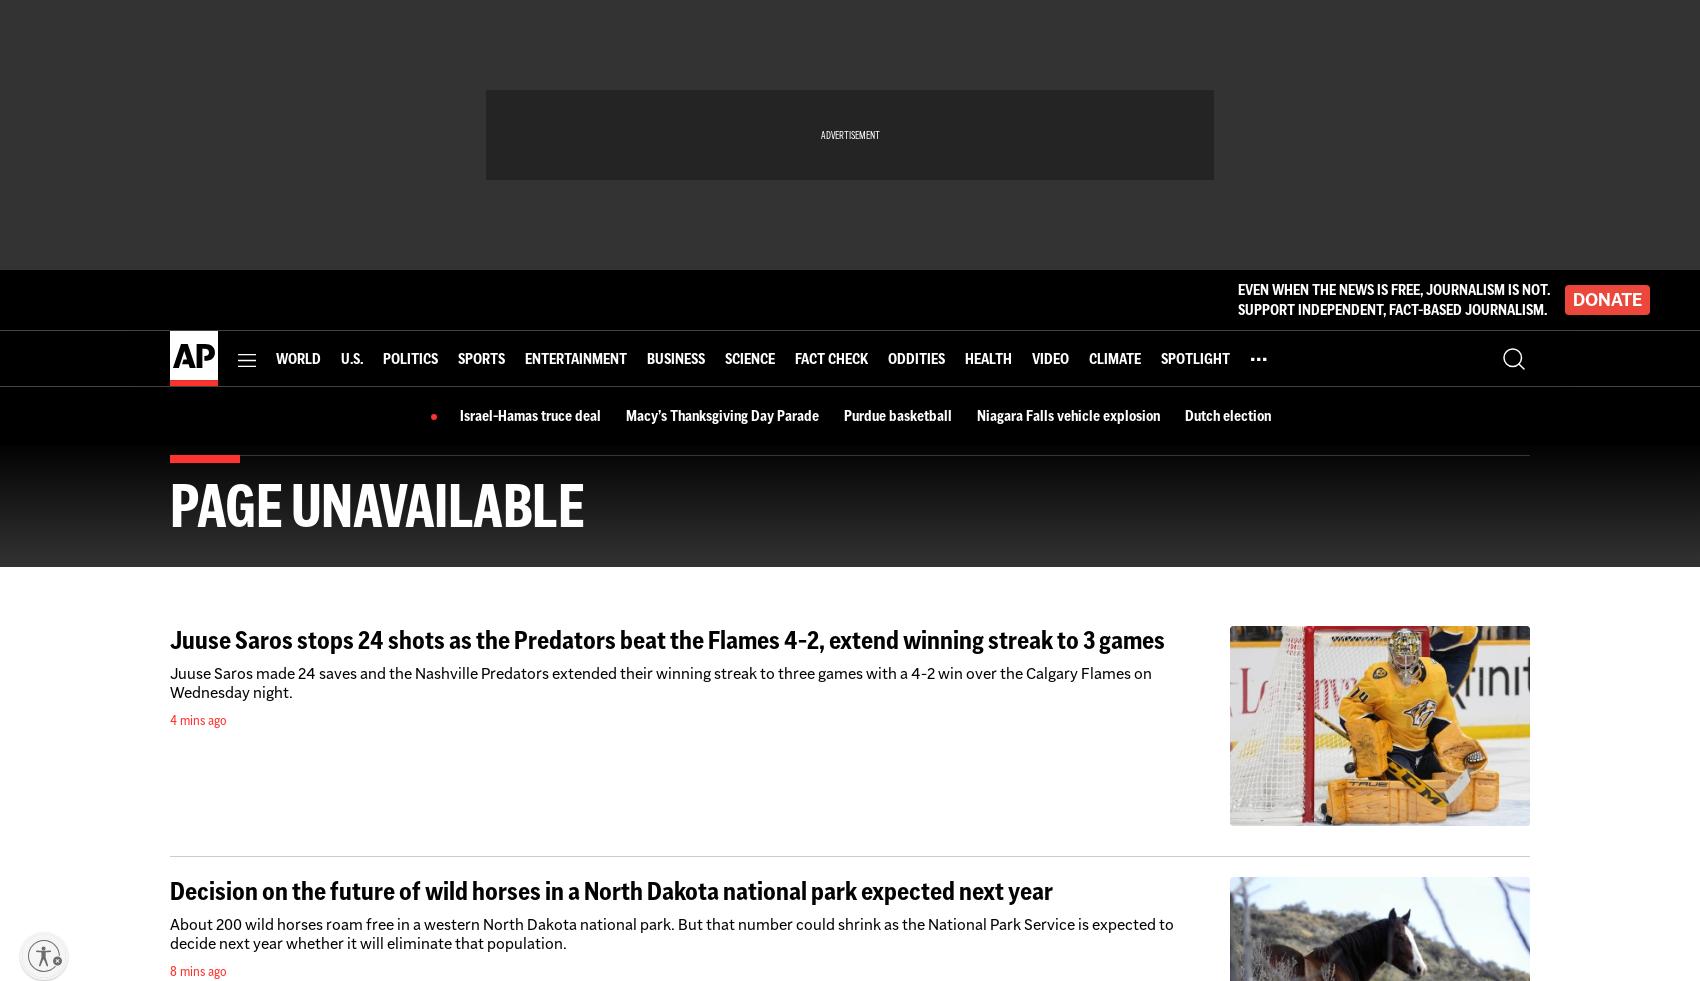  Describe the element at coordinates (1193, 356) in the screenshot. I see `'Spotlight'` at that location.